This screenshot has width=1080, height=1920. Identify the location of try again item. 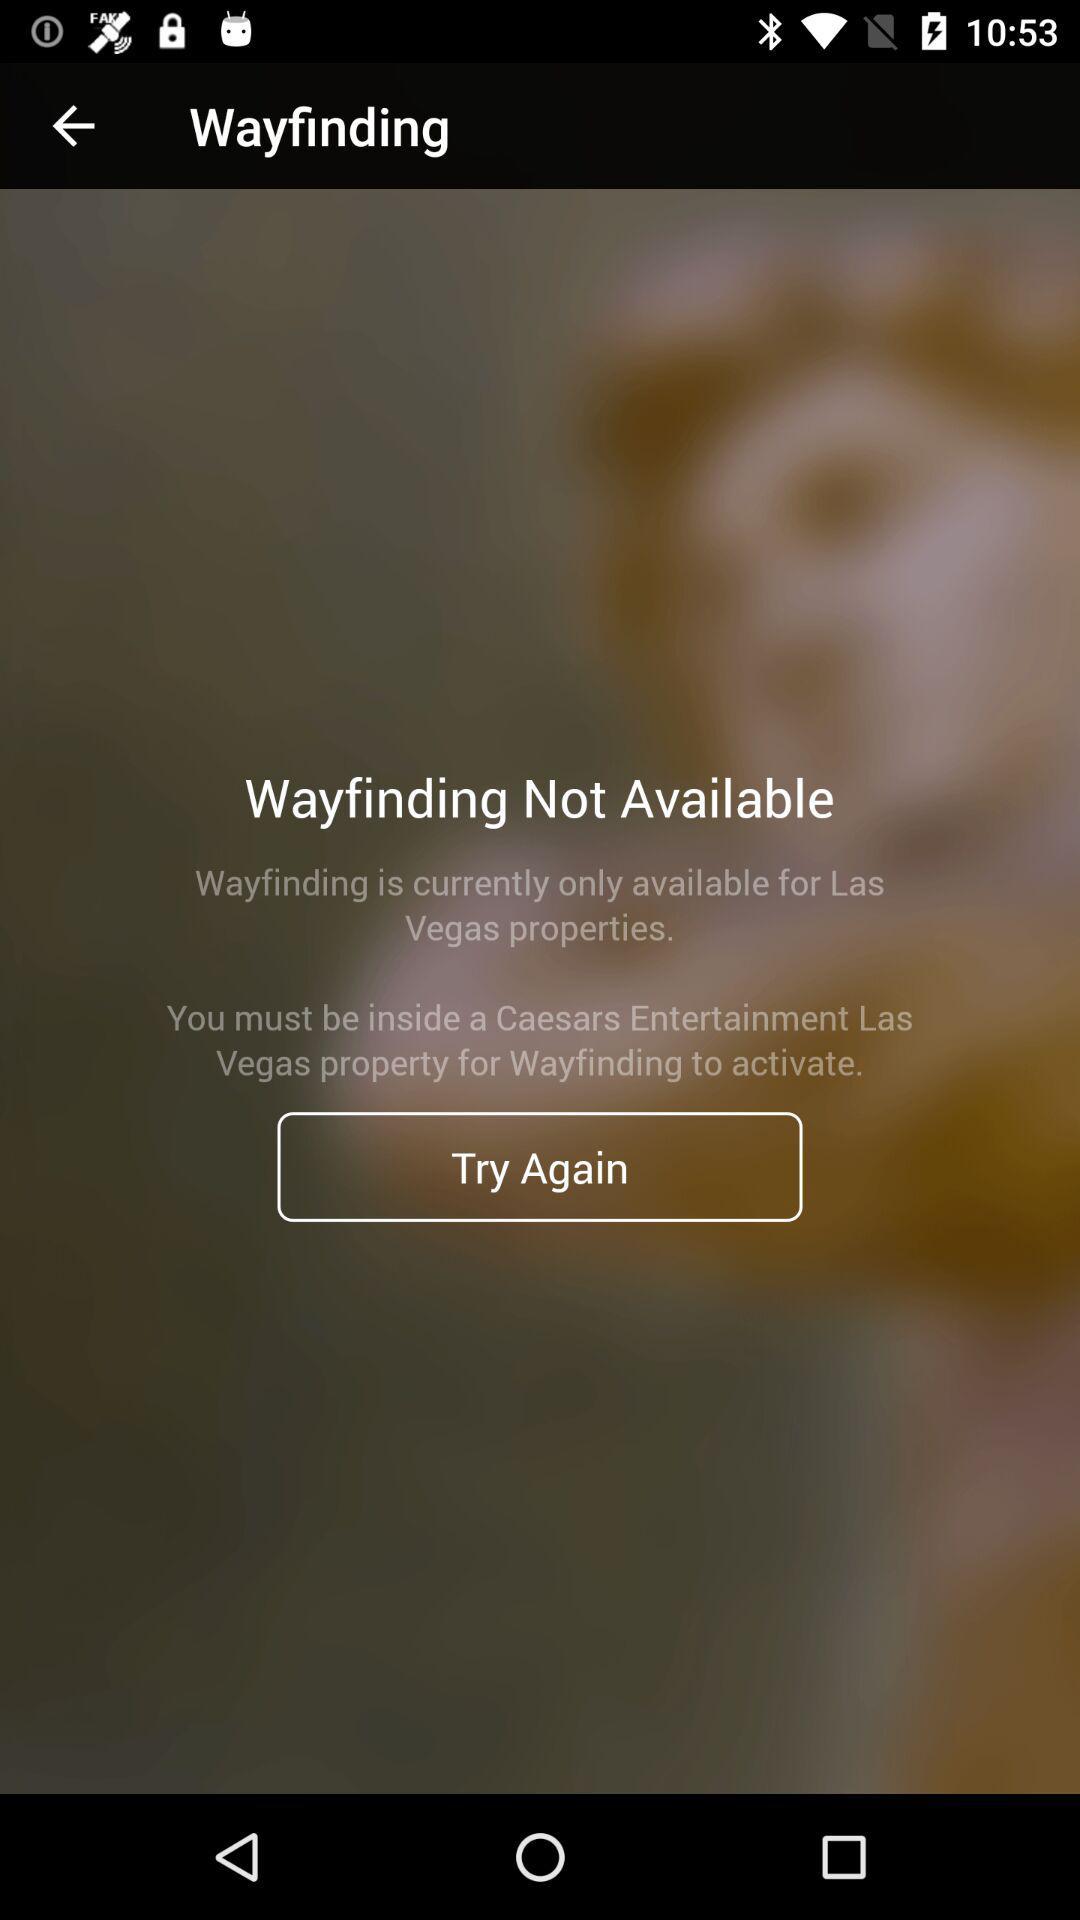
(540, 1166).